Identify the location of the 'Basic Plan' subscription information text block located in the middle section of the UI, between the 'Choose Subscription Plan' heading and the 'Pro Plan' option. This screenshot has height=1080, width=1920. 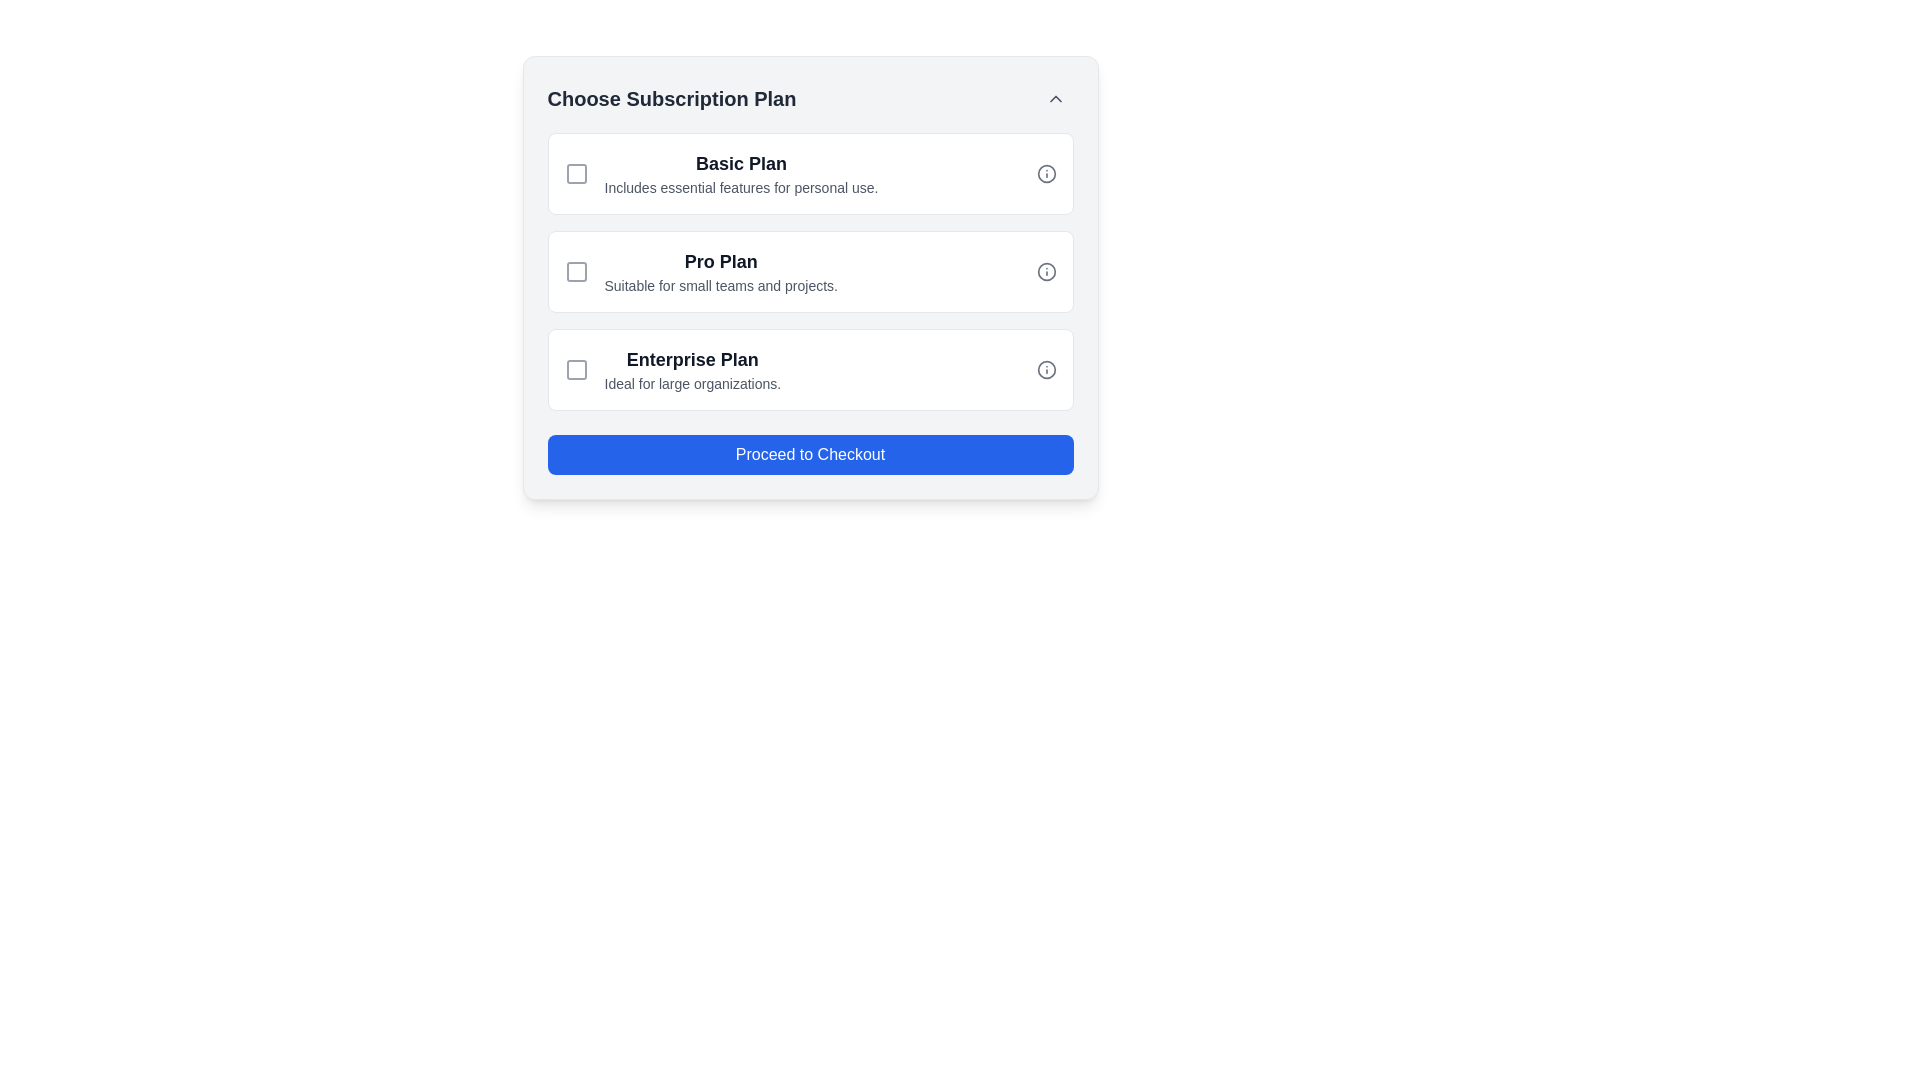
(740, 172).